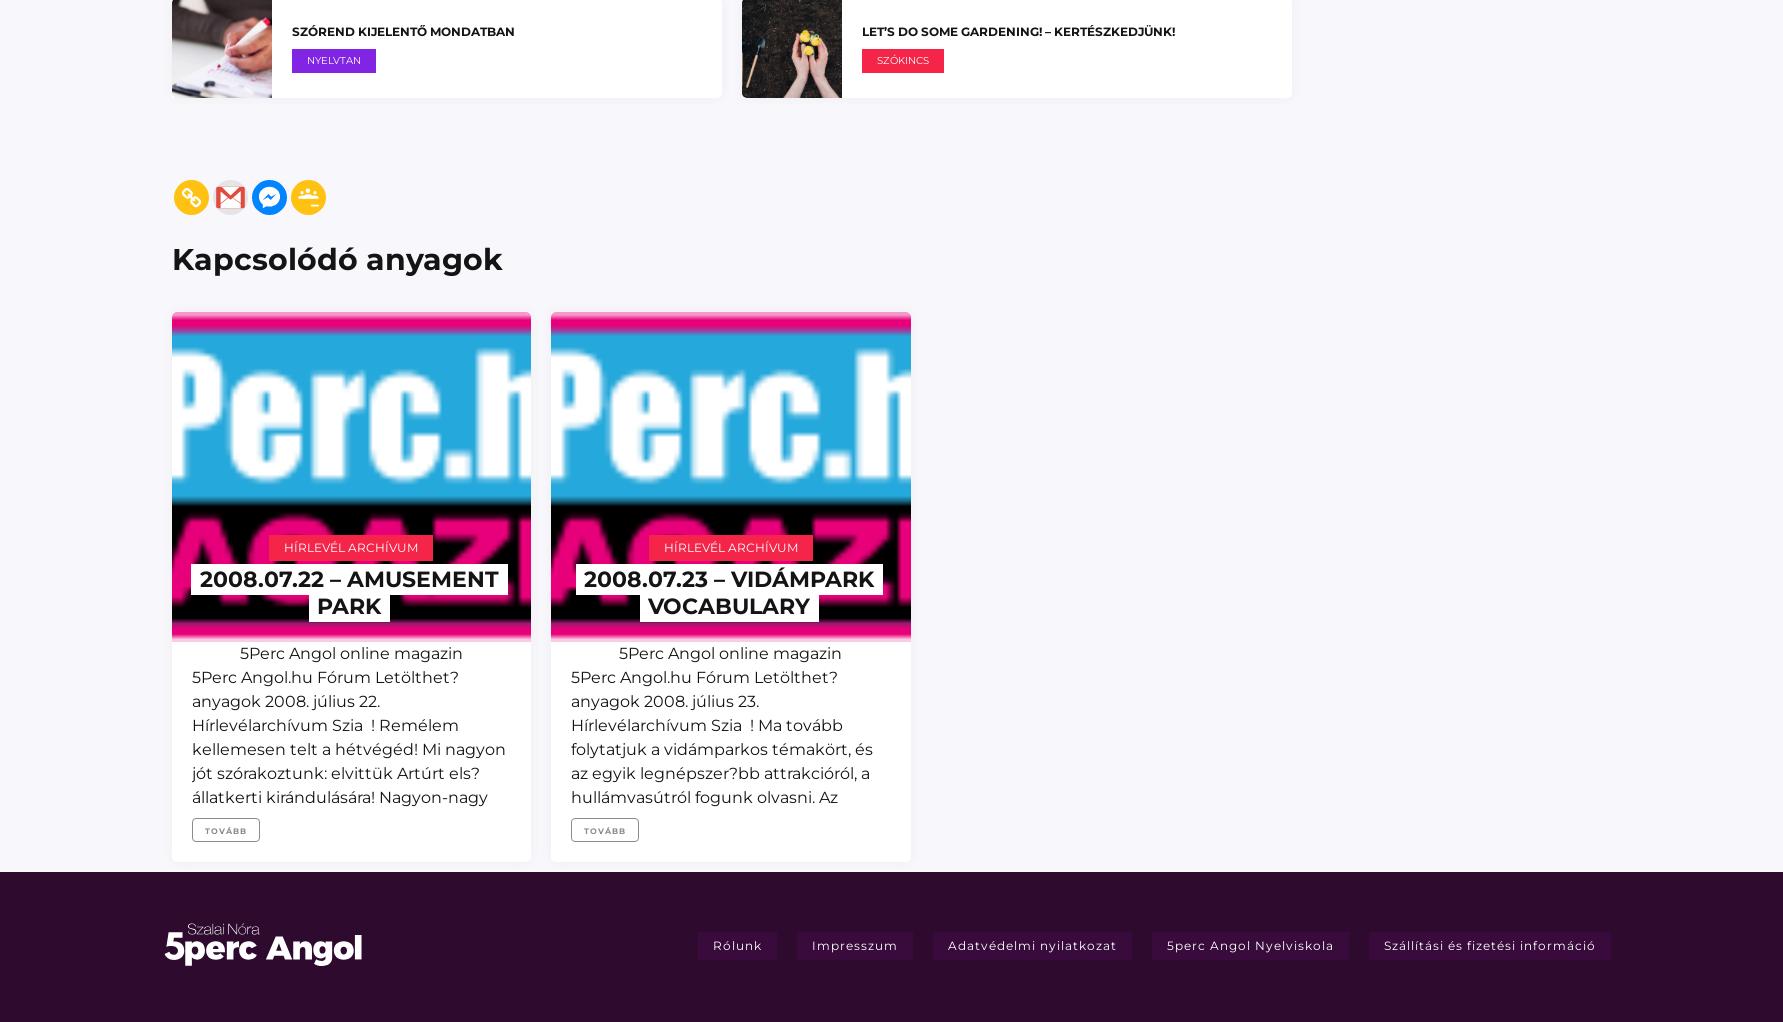 The width and height of the screenshot is (1783, 1022). I want to click on '5perc Angol Nyelviskola', so click(1249, 944).